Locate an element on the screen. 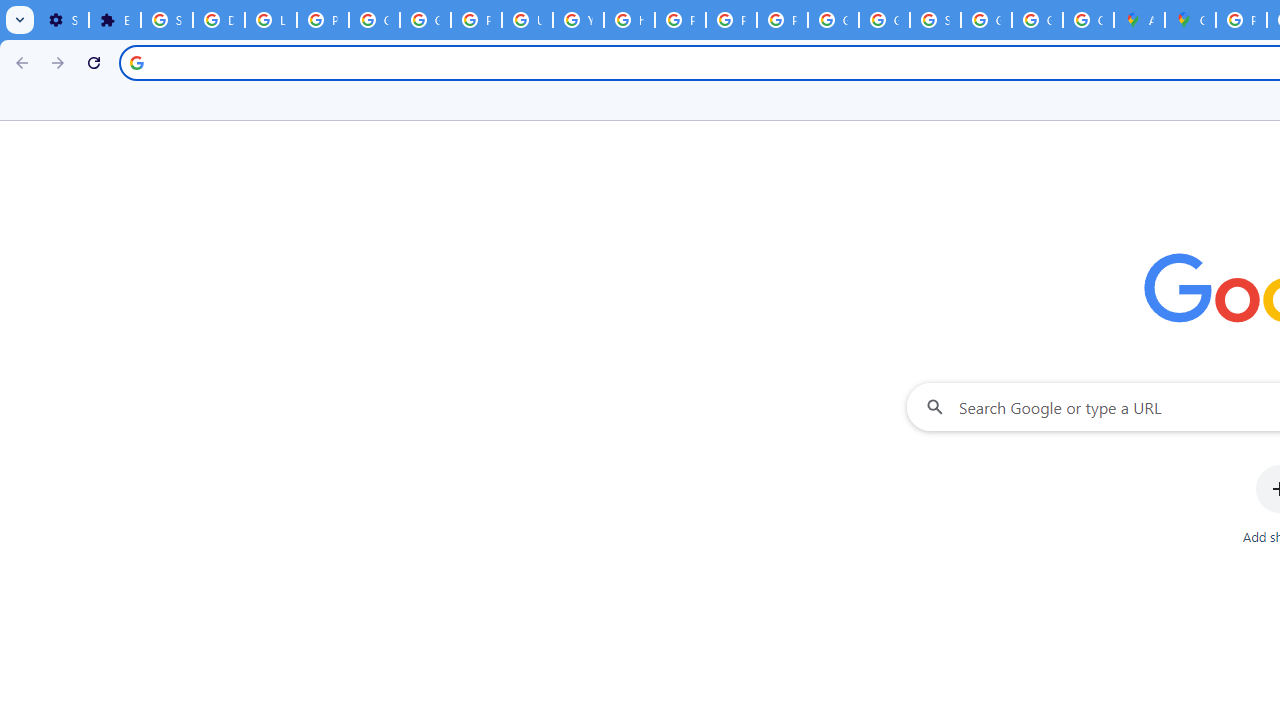 The width and height of the screenshot is (1280, 720). 'Extensions' is located at coordinates (113, 20).